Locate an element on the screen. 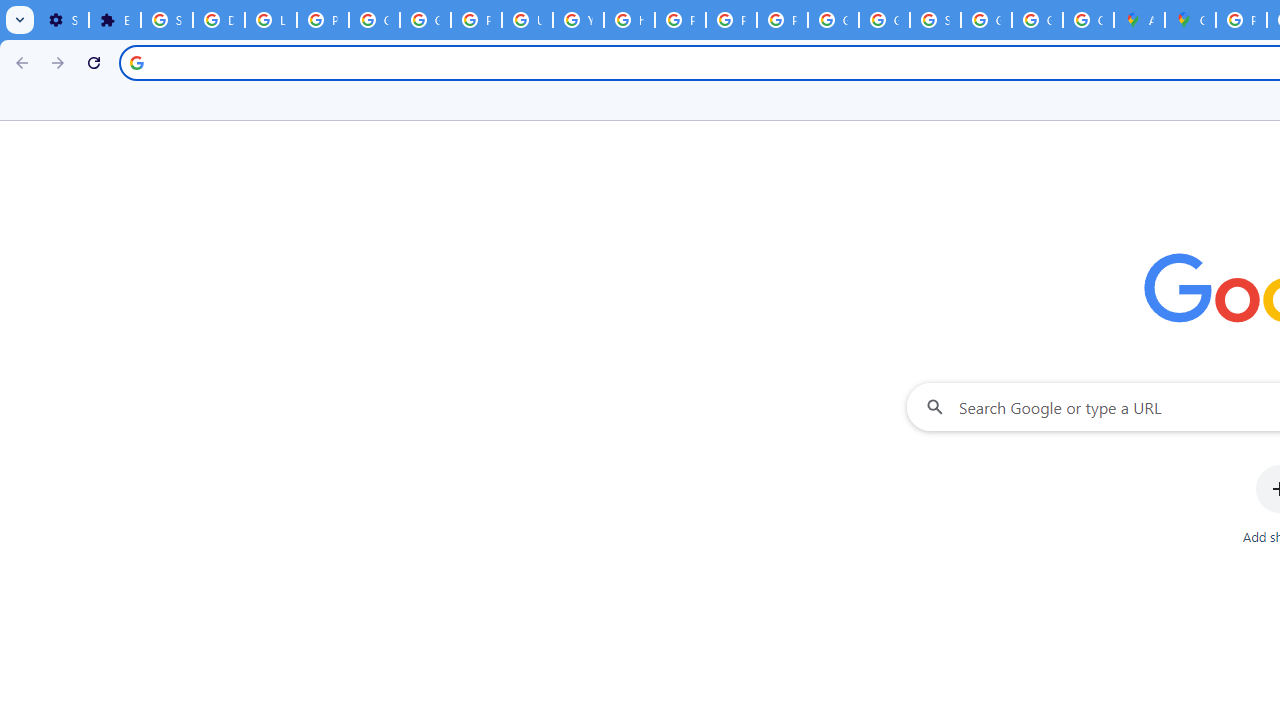 The width and height of the screenshot is (1280, 720). 'Extensions' is located at coordinates (113, 20).